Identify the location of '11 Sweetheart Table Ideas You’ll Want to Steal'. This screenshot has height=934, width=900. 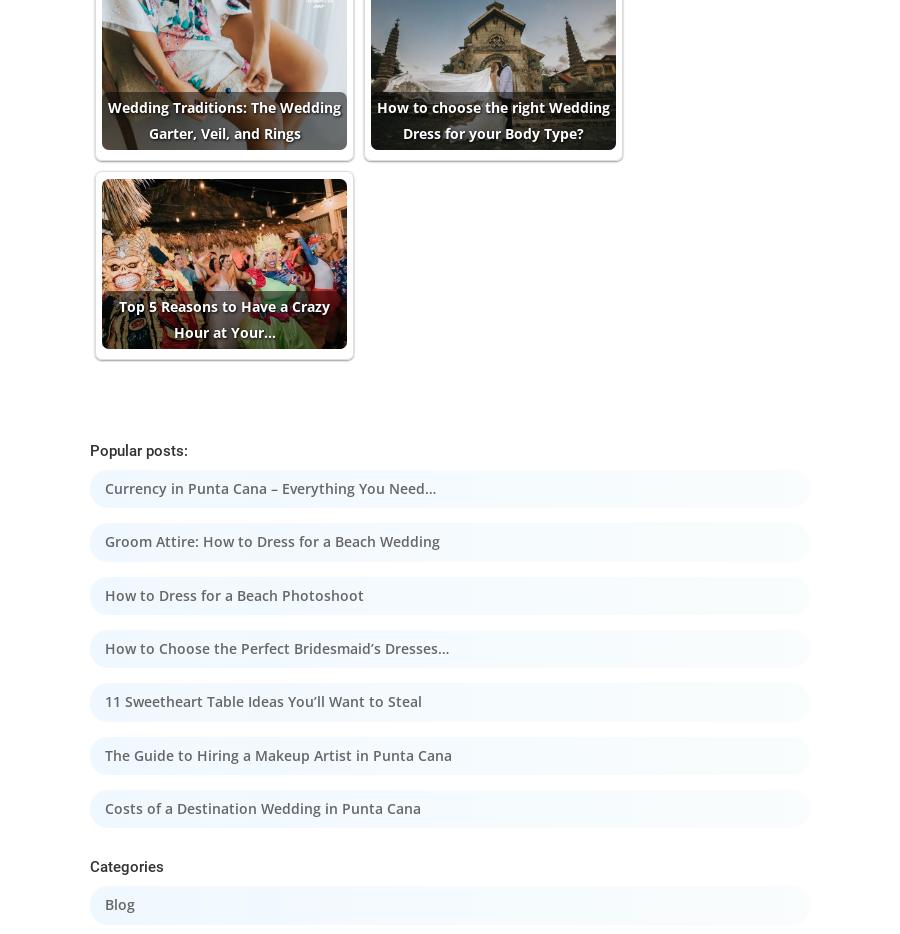
(262, 700).